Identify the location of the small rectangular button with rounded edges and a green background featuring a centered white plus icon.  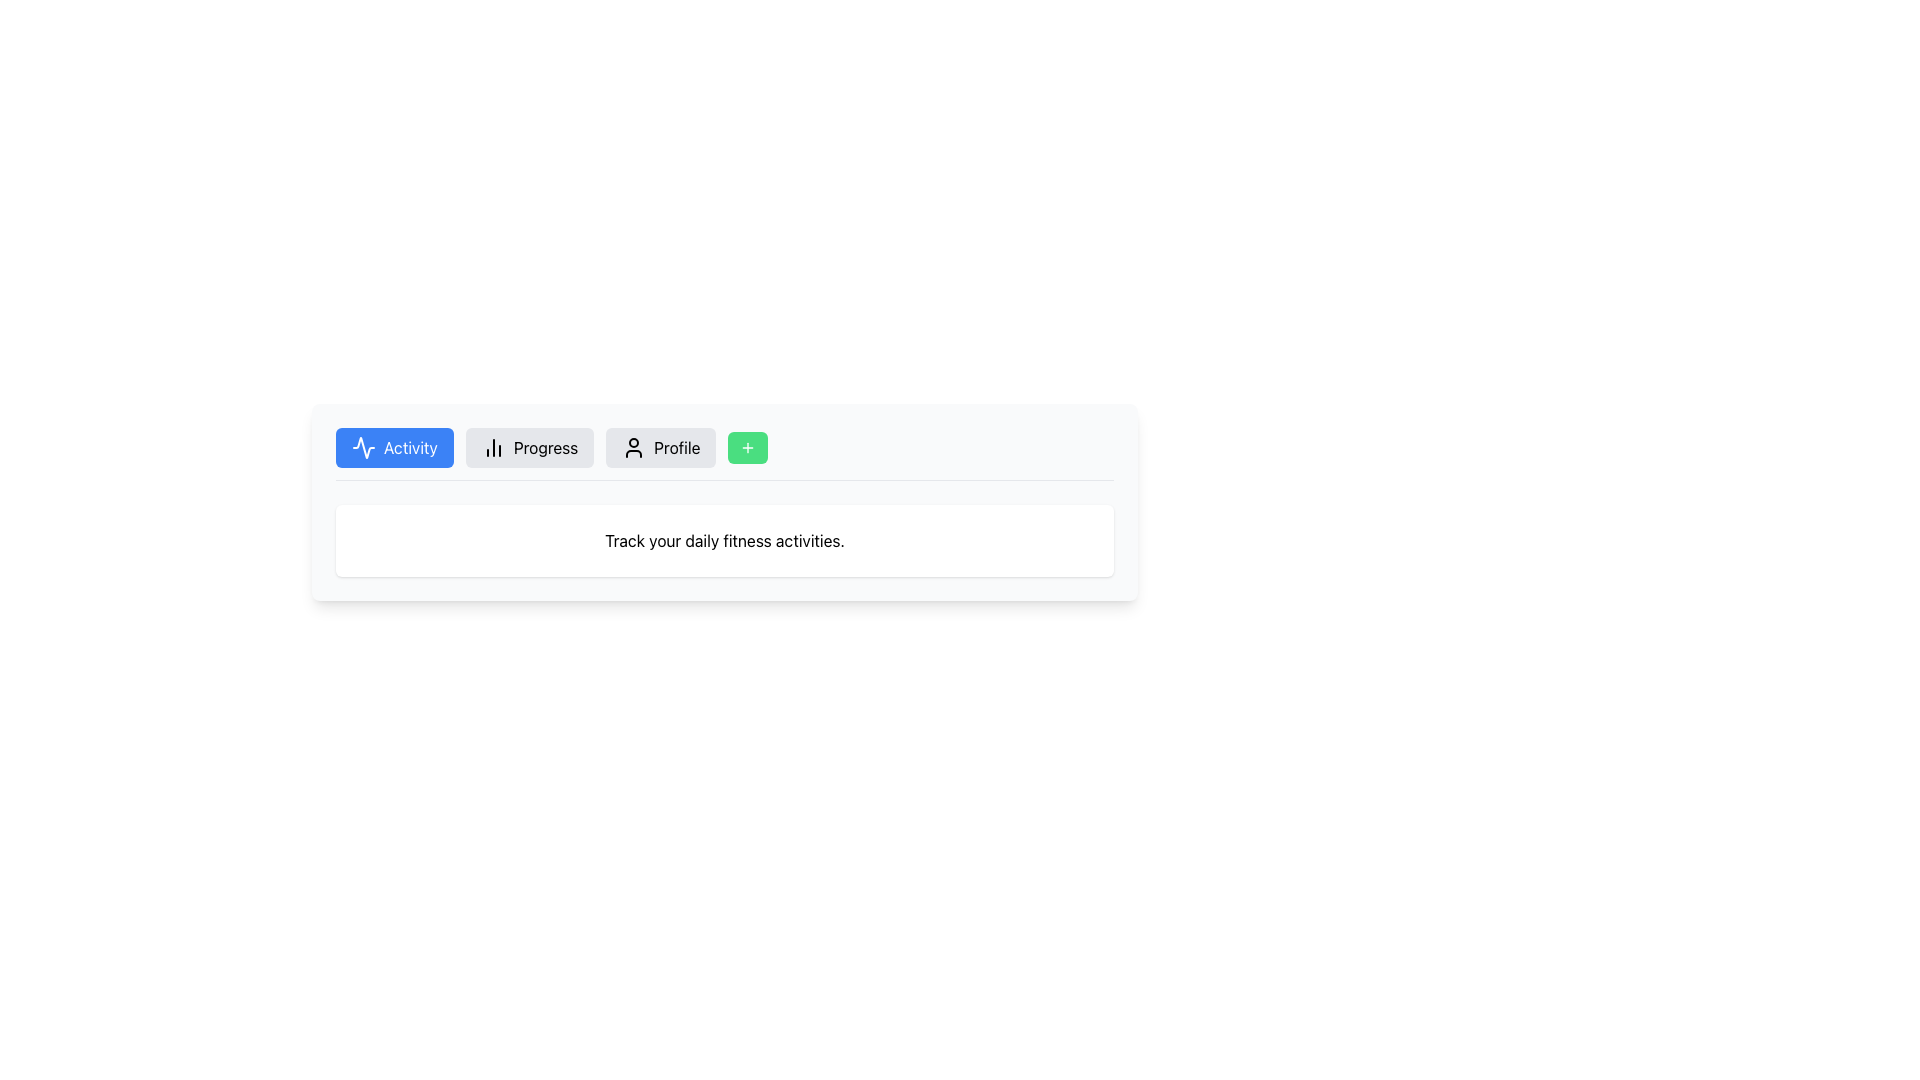
(747, 446).